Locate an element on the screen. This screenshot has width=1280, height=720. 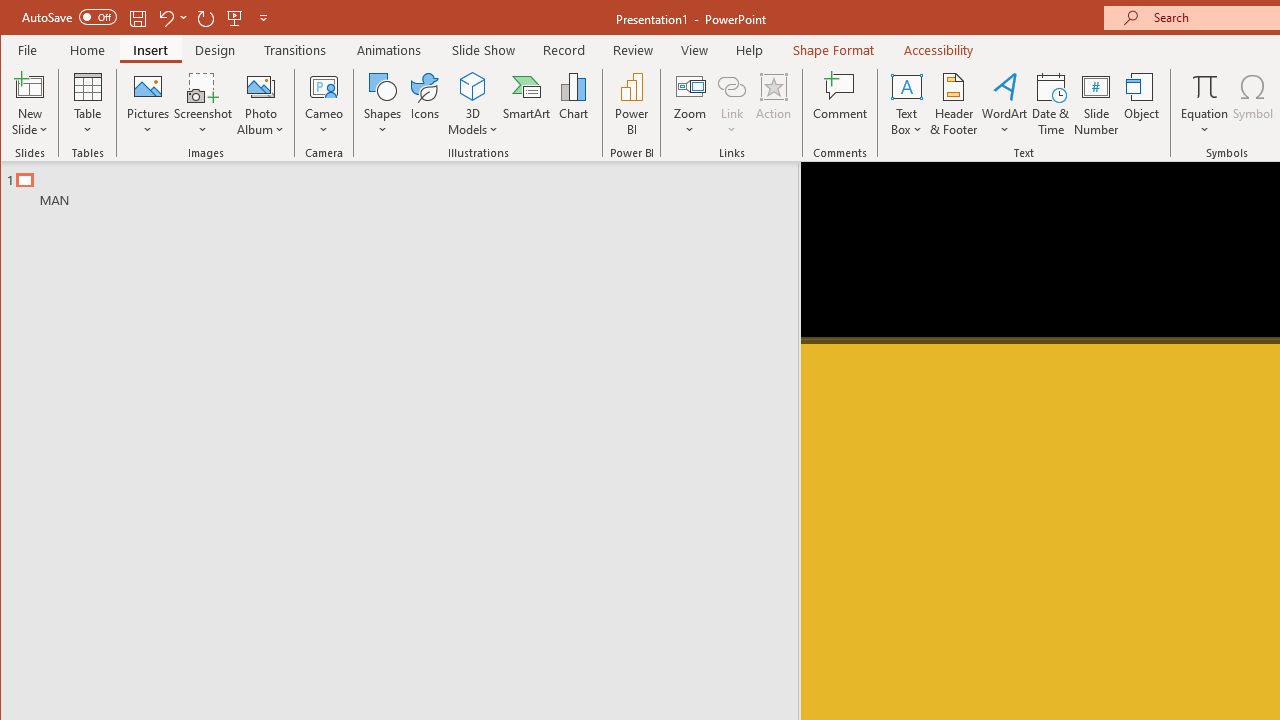
'Header & Footer...' is located at coordinates (953, 104).